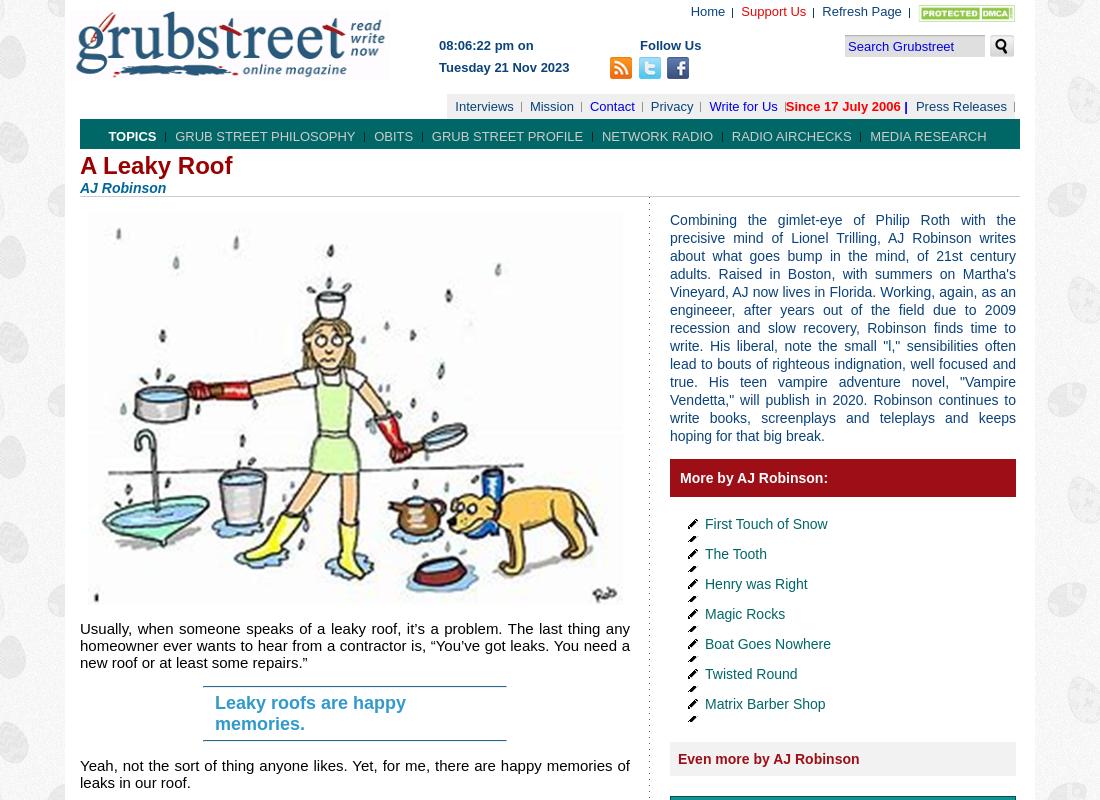  I want to click on 'Twisted Round', so click(703, 674).